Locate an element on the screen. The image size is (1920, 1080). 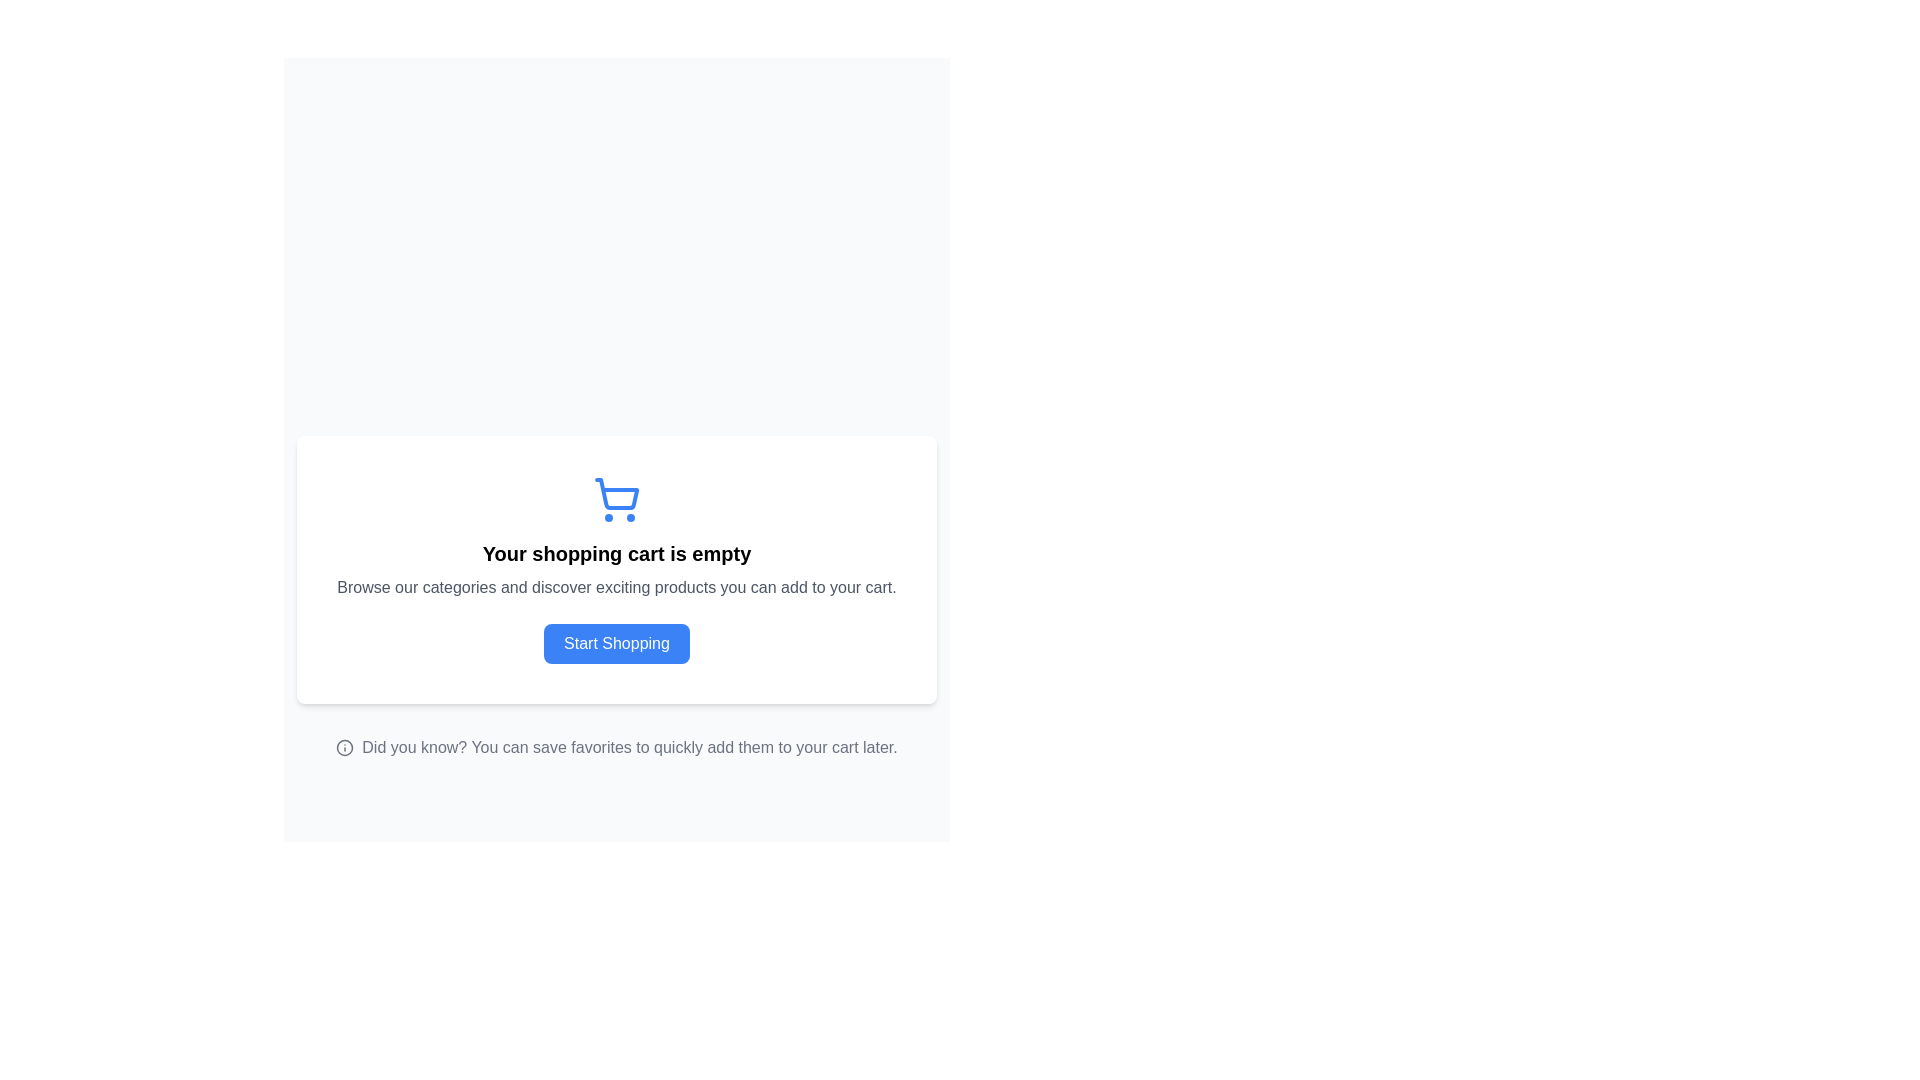
the blue shopping cart icon located above the text 'Your shopping cart is empty' is located at coordinates (616, 499).